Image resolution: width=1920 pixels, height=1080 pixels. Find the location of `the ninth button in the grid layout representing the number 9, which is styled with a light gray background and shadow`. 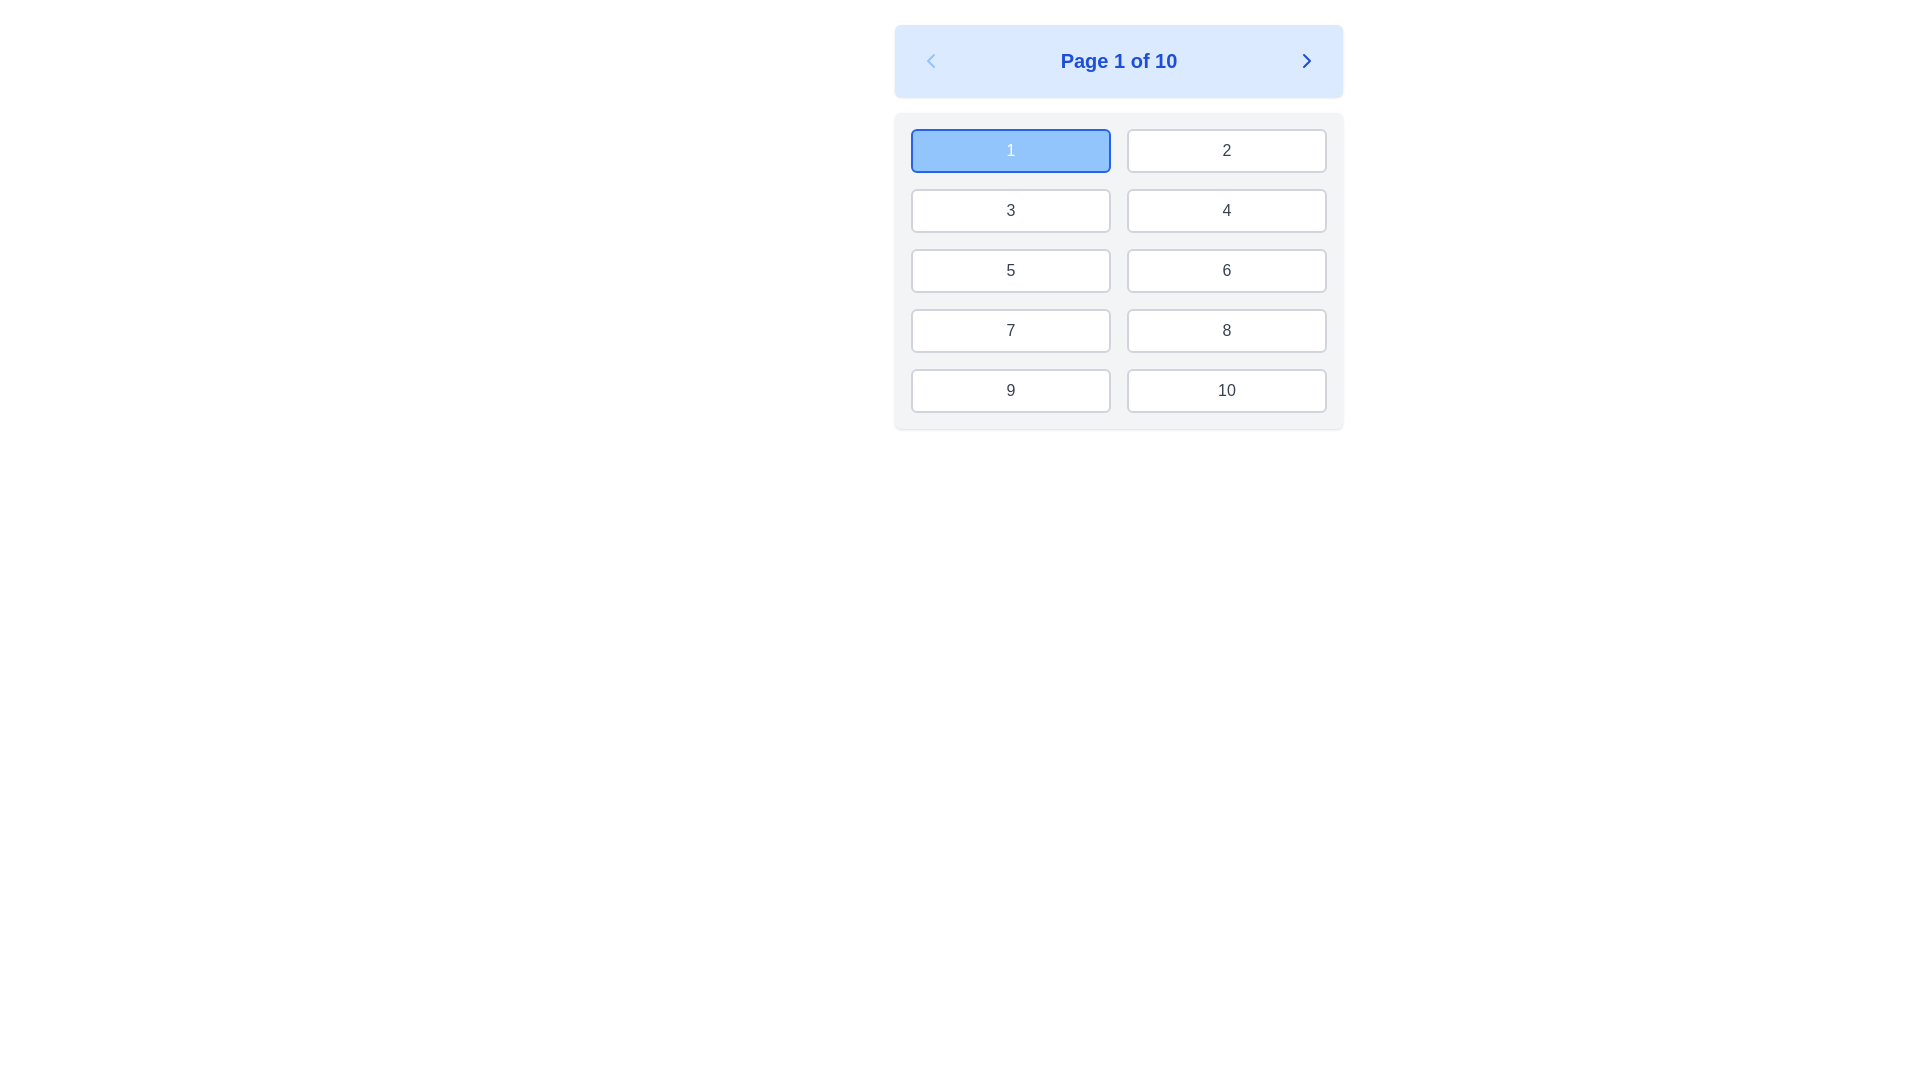

the ninth button in the grid layout representing the number 9, which is styled with a light gray background and shadow is located at coordinates (1011, 390).